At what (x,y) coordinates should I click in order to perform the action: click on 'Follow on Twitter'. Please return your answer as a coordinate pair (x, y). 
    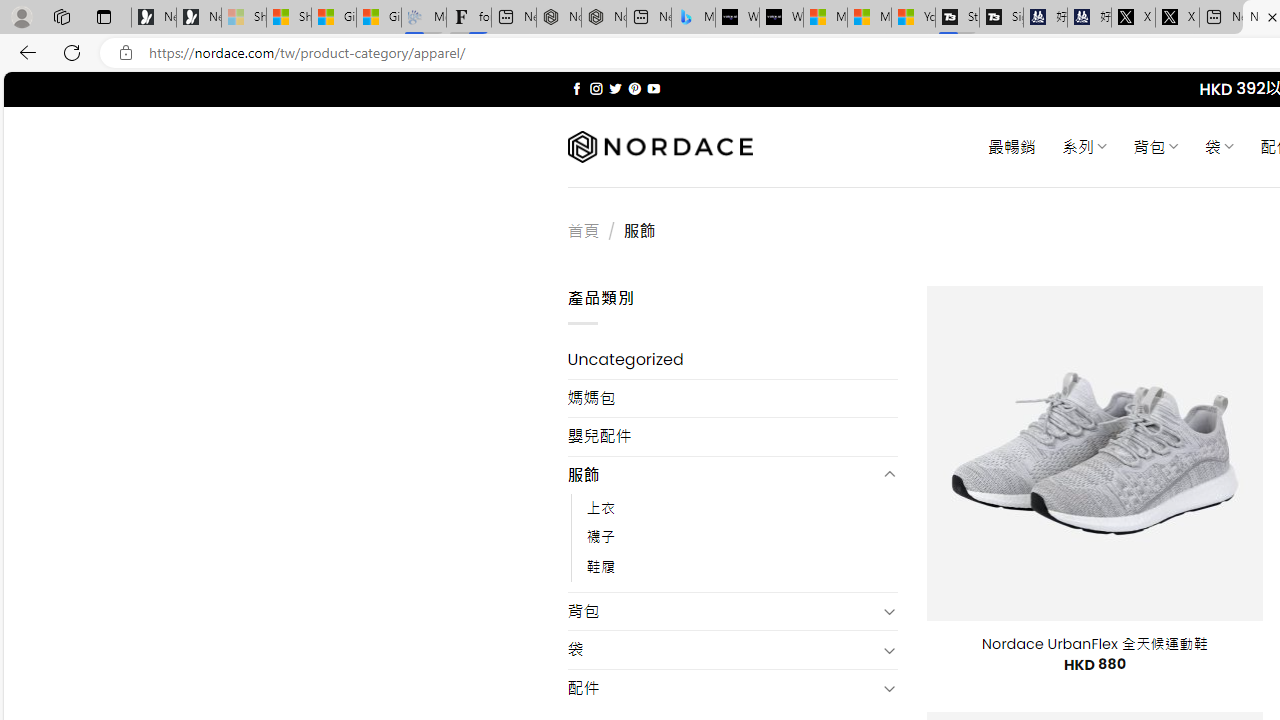
    Looking at the image, I should click on (614, 88).